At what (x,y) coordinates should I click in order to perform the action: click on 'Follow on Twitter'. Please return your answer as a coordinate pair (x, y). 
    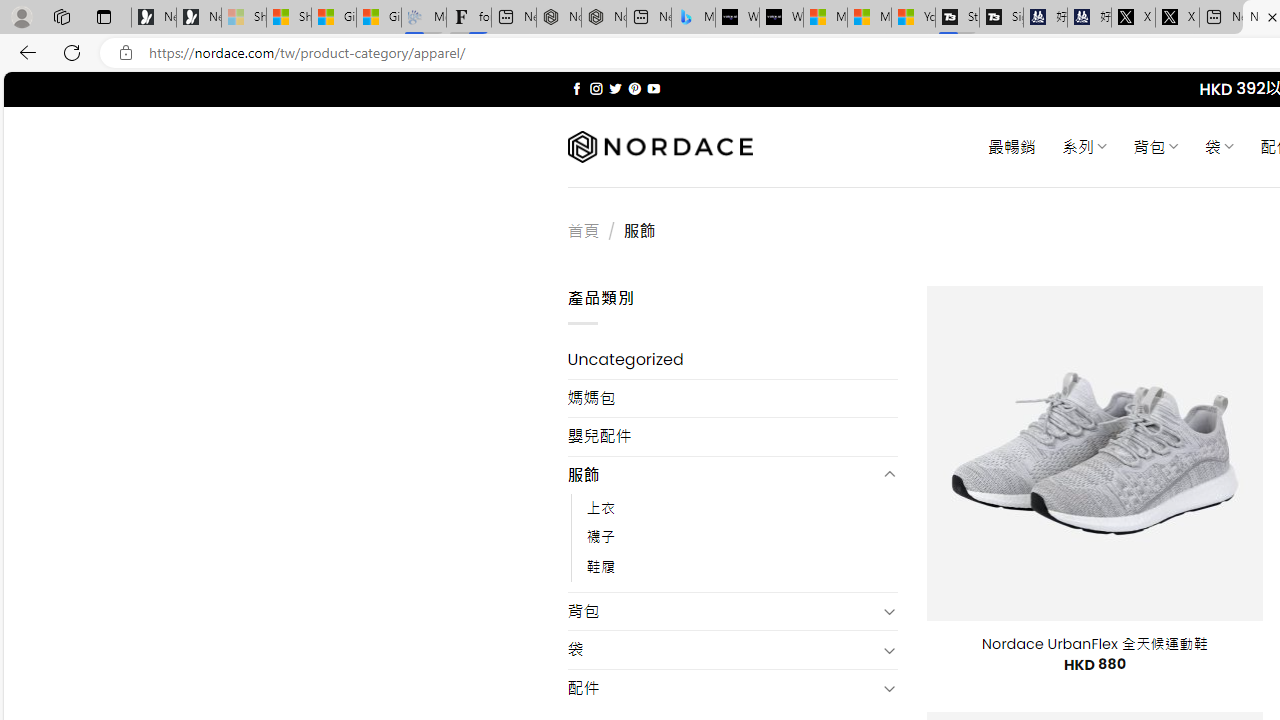
    Looking at the image, I should click on (614, 88).